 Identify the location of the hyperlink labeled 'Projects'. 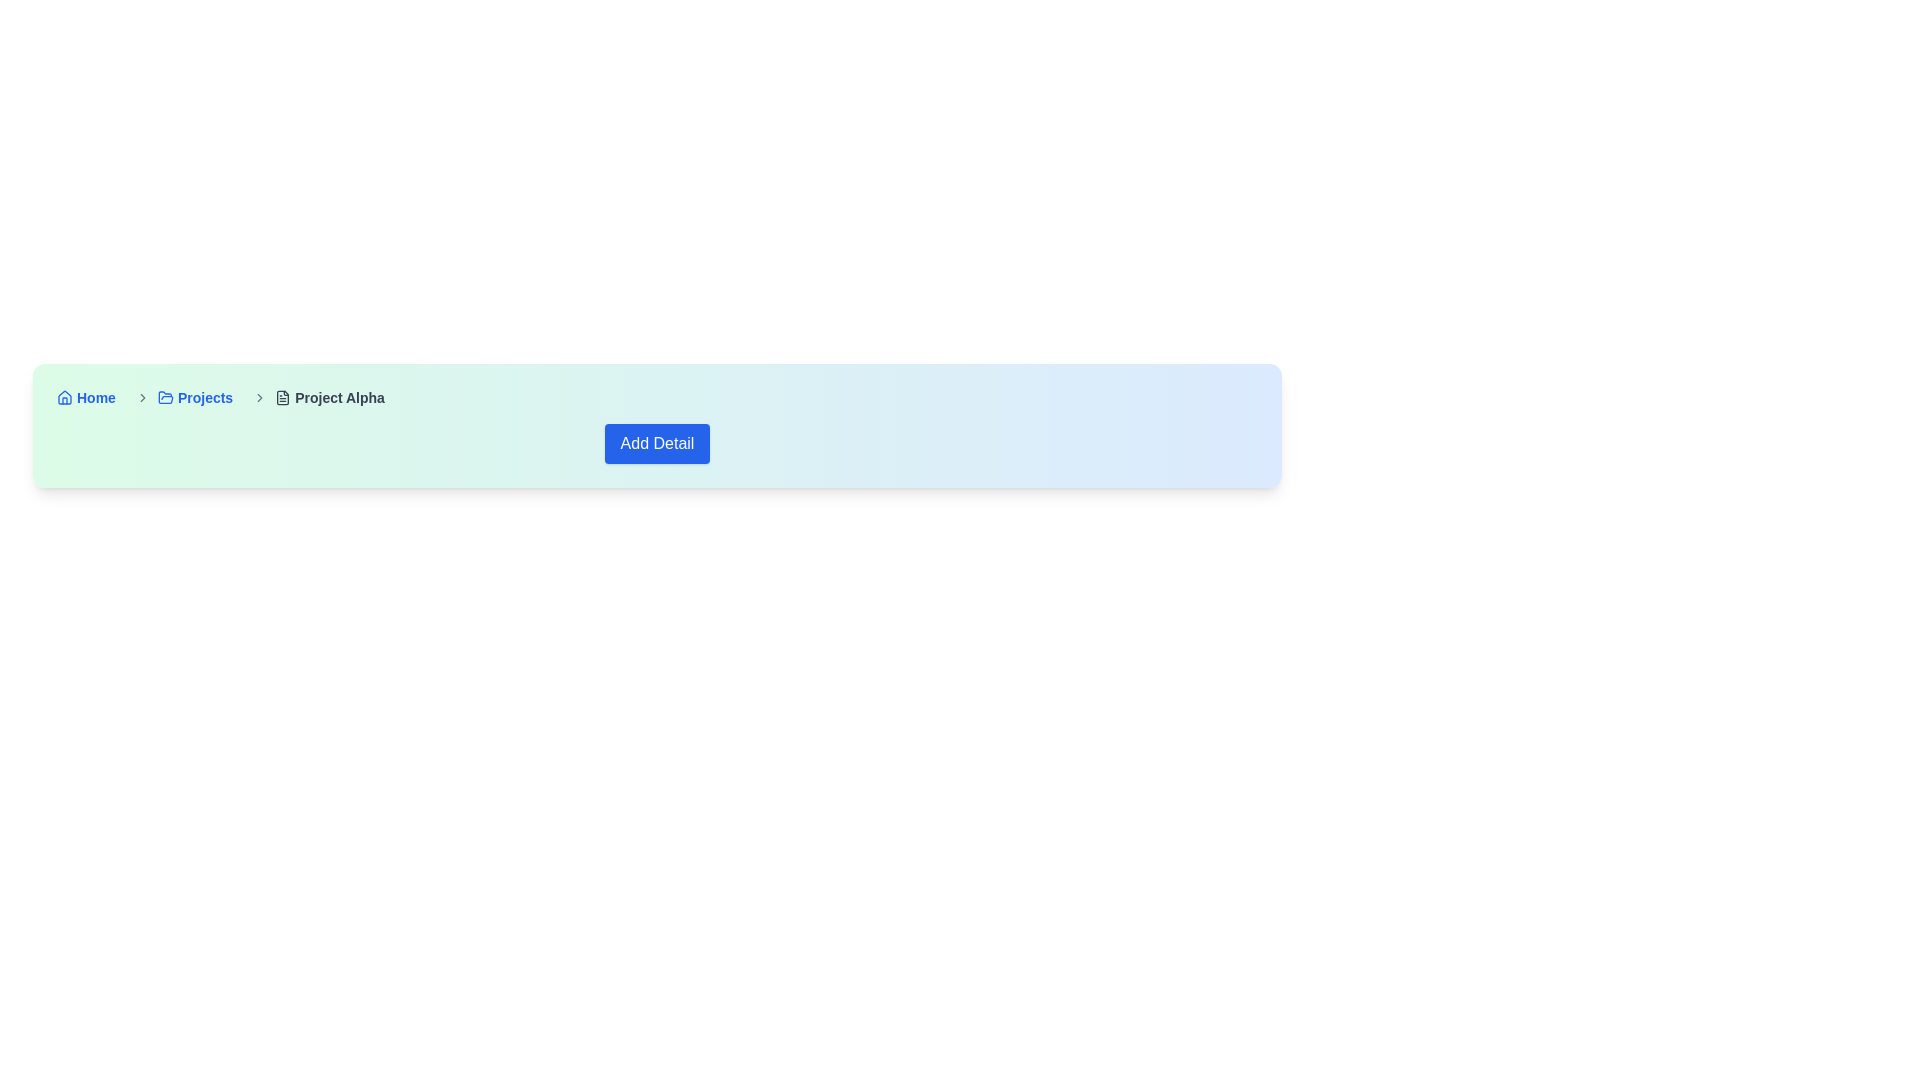
(195, 397).